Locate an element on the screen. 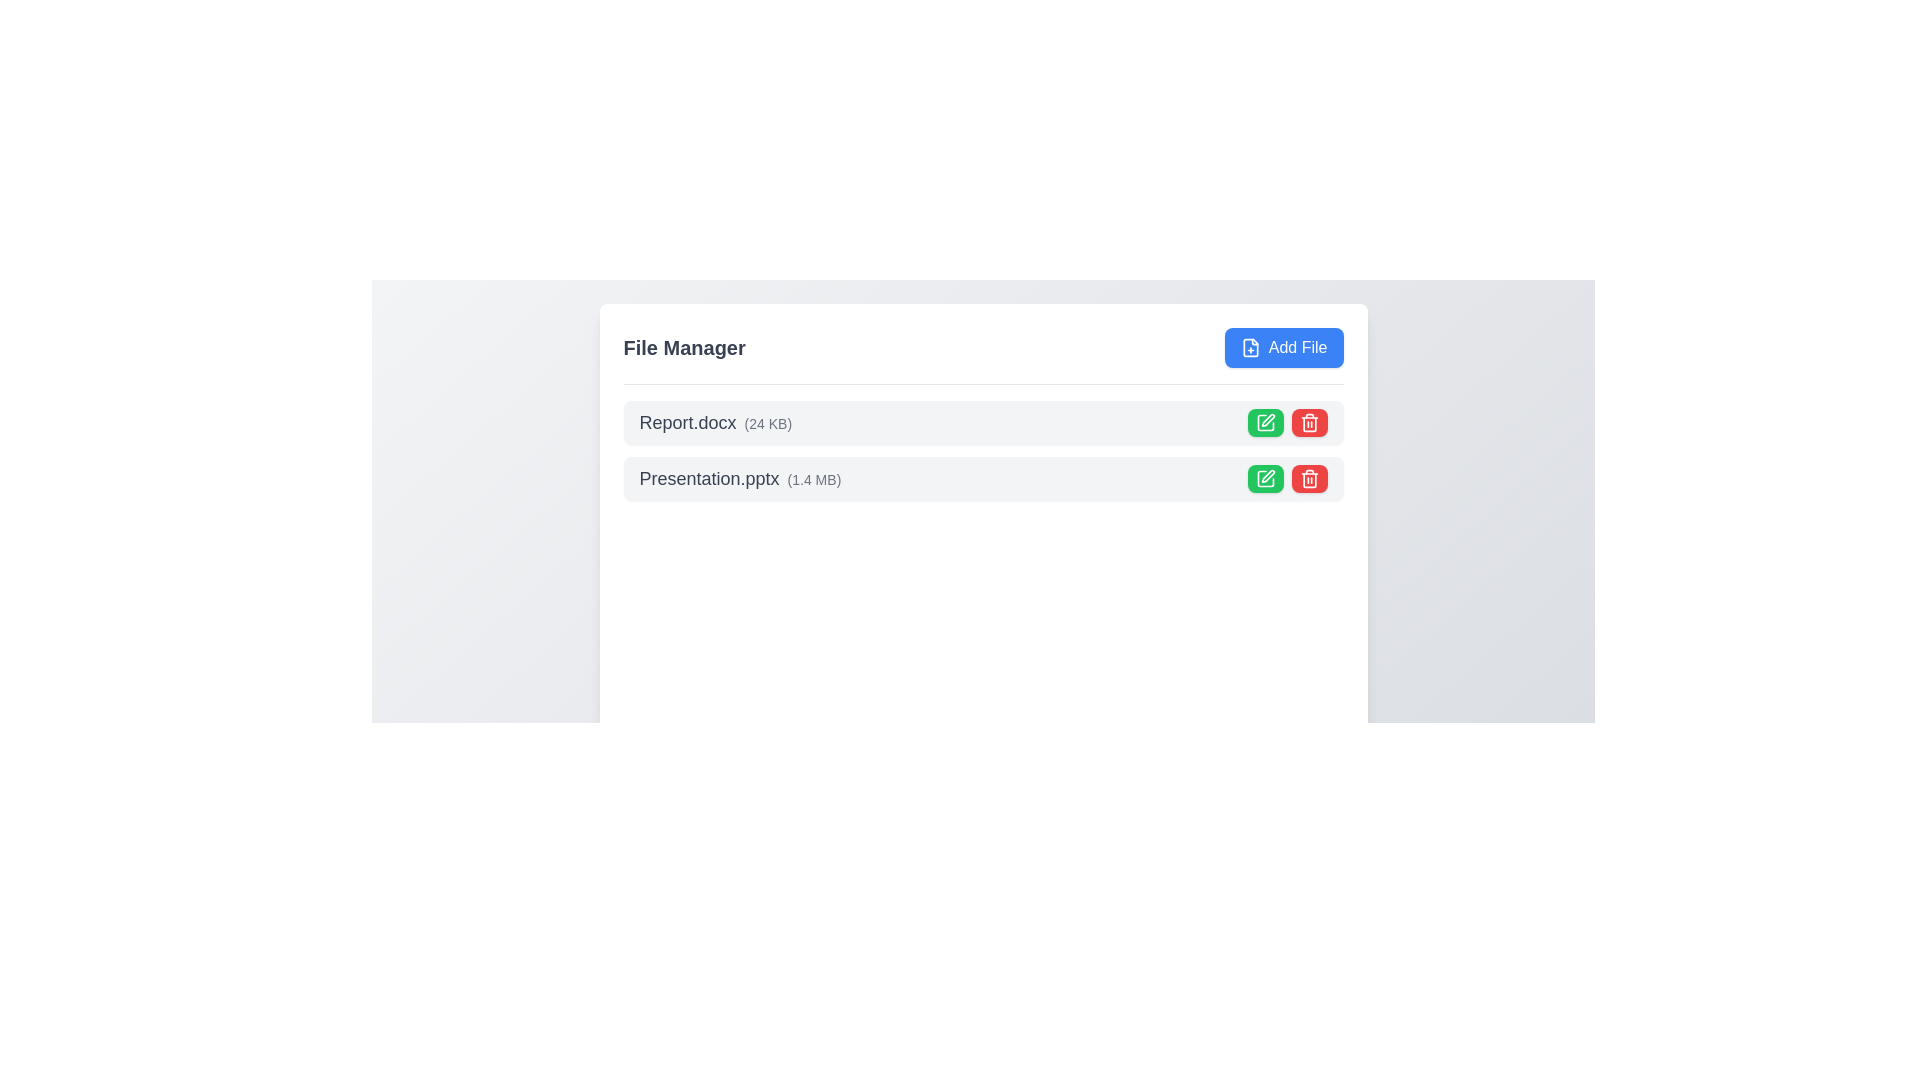 This screenshot has height=1080, width=1920. the leftmost green button next to the 'Report.docx' file label is located at coordinates (1264, 422).